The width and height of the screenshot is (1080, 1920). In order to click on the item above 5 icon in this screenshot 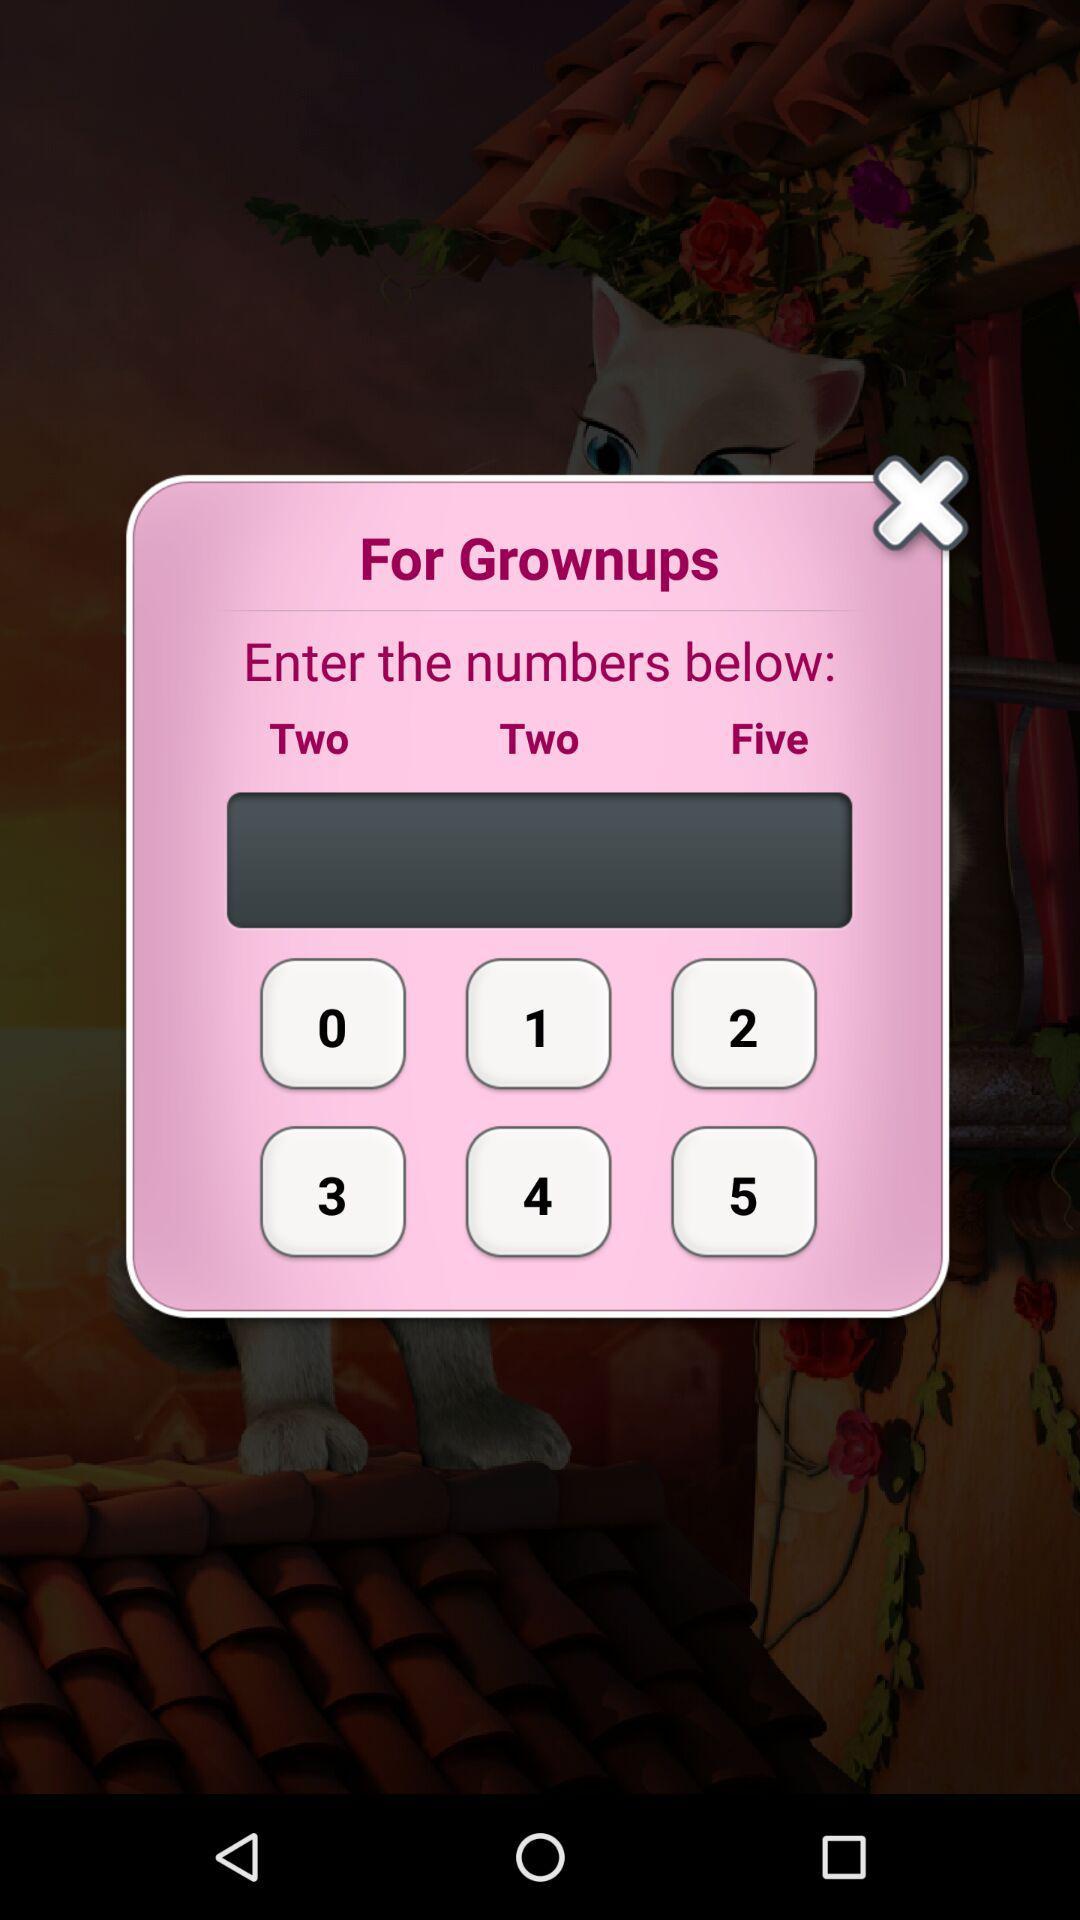, I will do `click(744, 1023)`.